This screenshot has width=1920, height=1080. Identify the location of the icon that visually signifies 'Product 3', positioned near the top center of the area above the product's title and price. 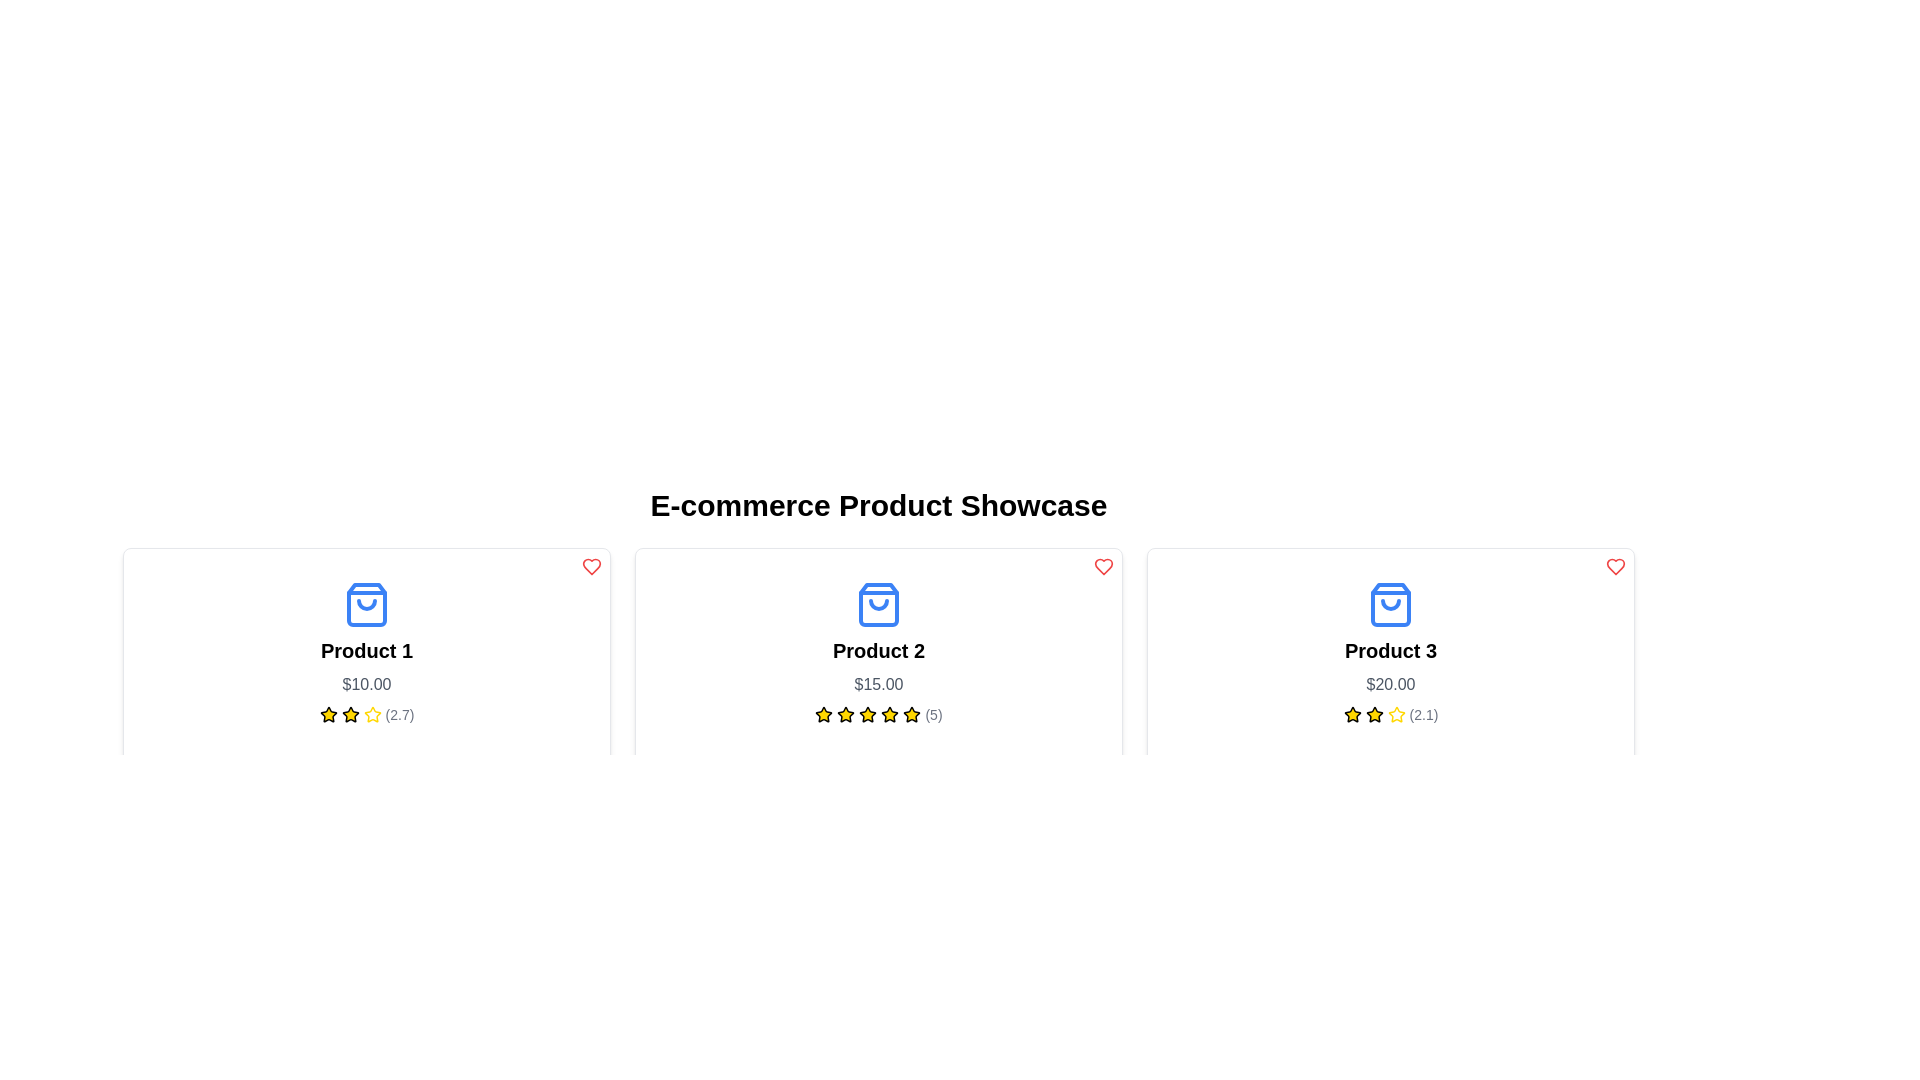
(1390, 604).